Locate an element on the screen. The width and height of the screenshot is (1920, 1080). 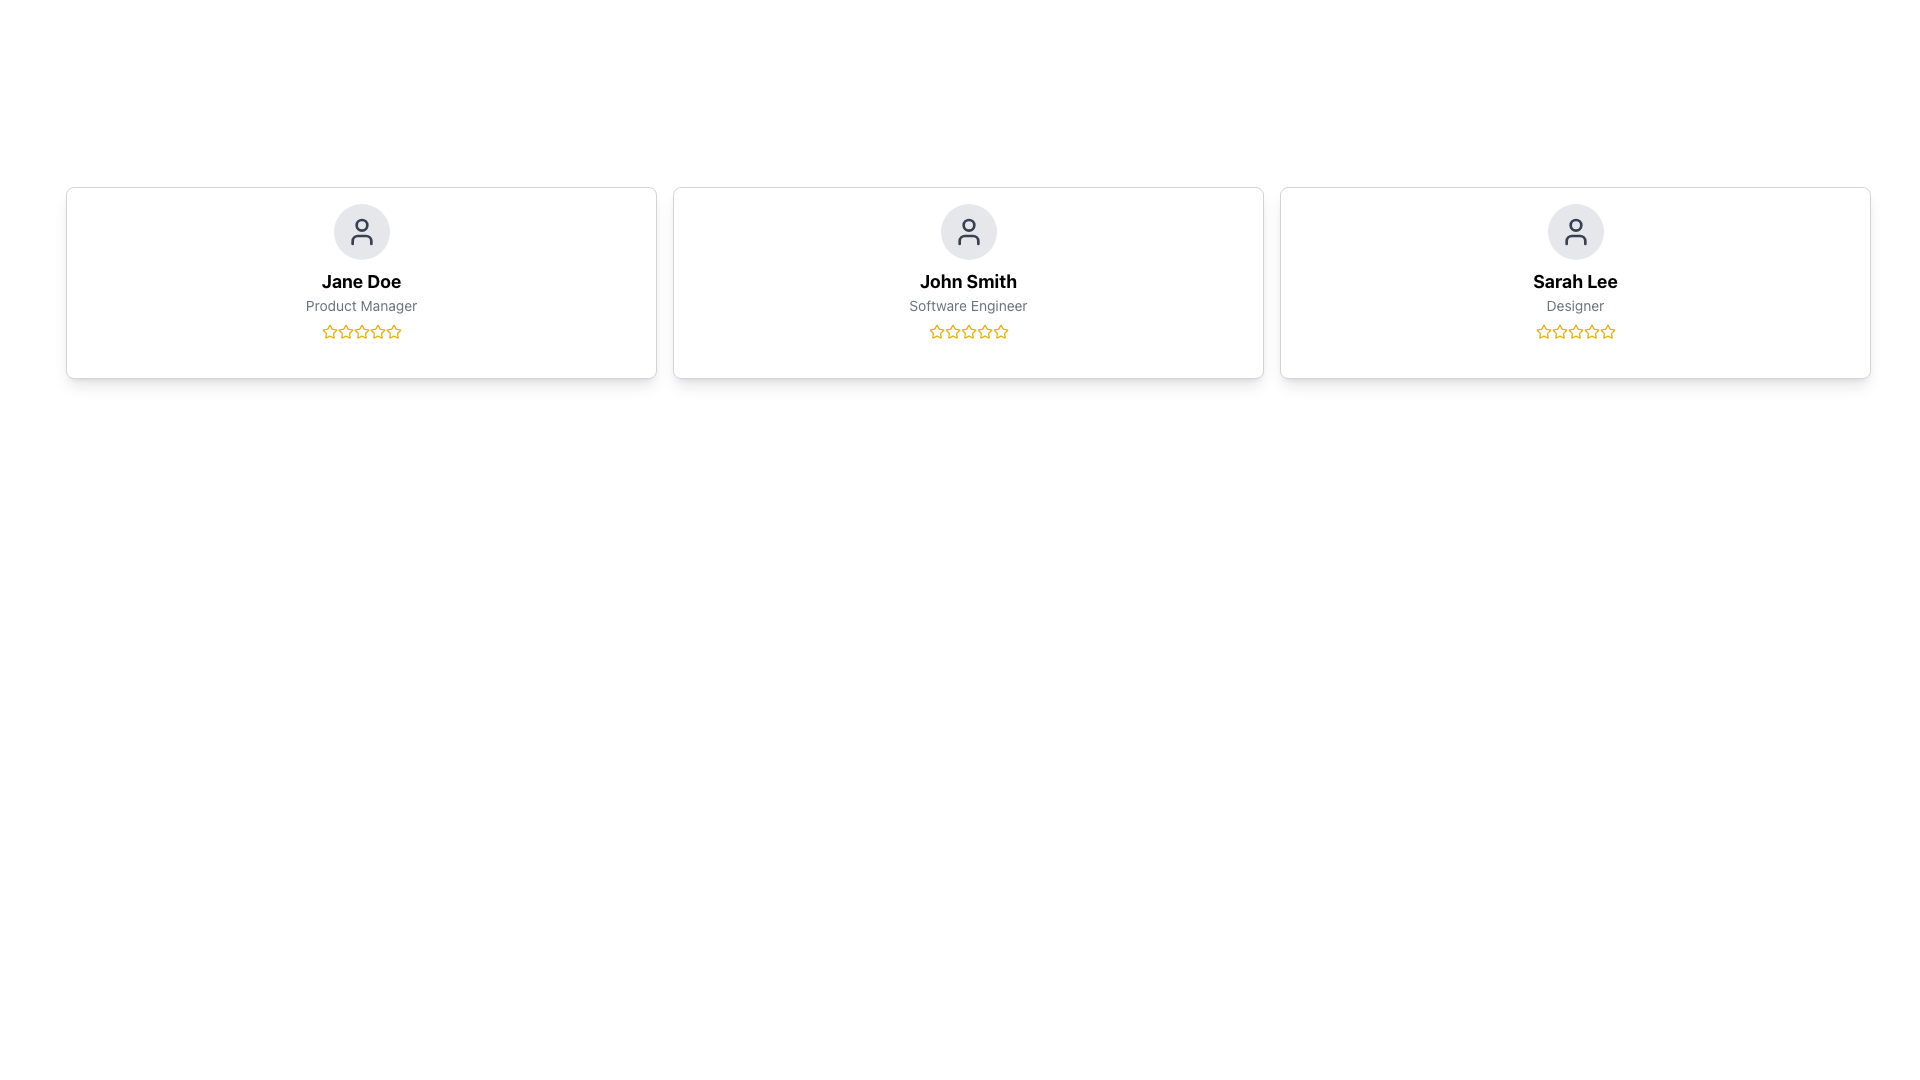
keyboard navigation is located at coordinates (393, 330).